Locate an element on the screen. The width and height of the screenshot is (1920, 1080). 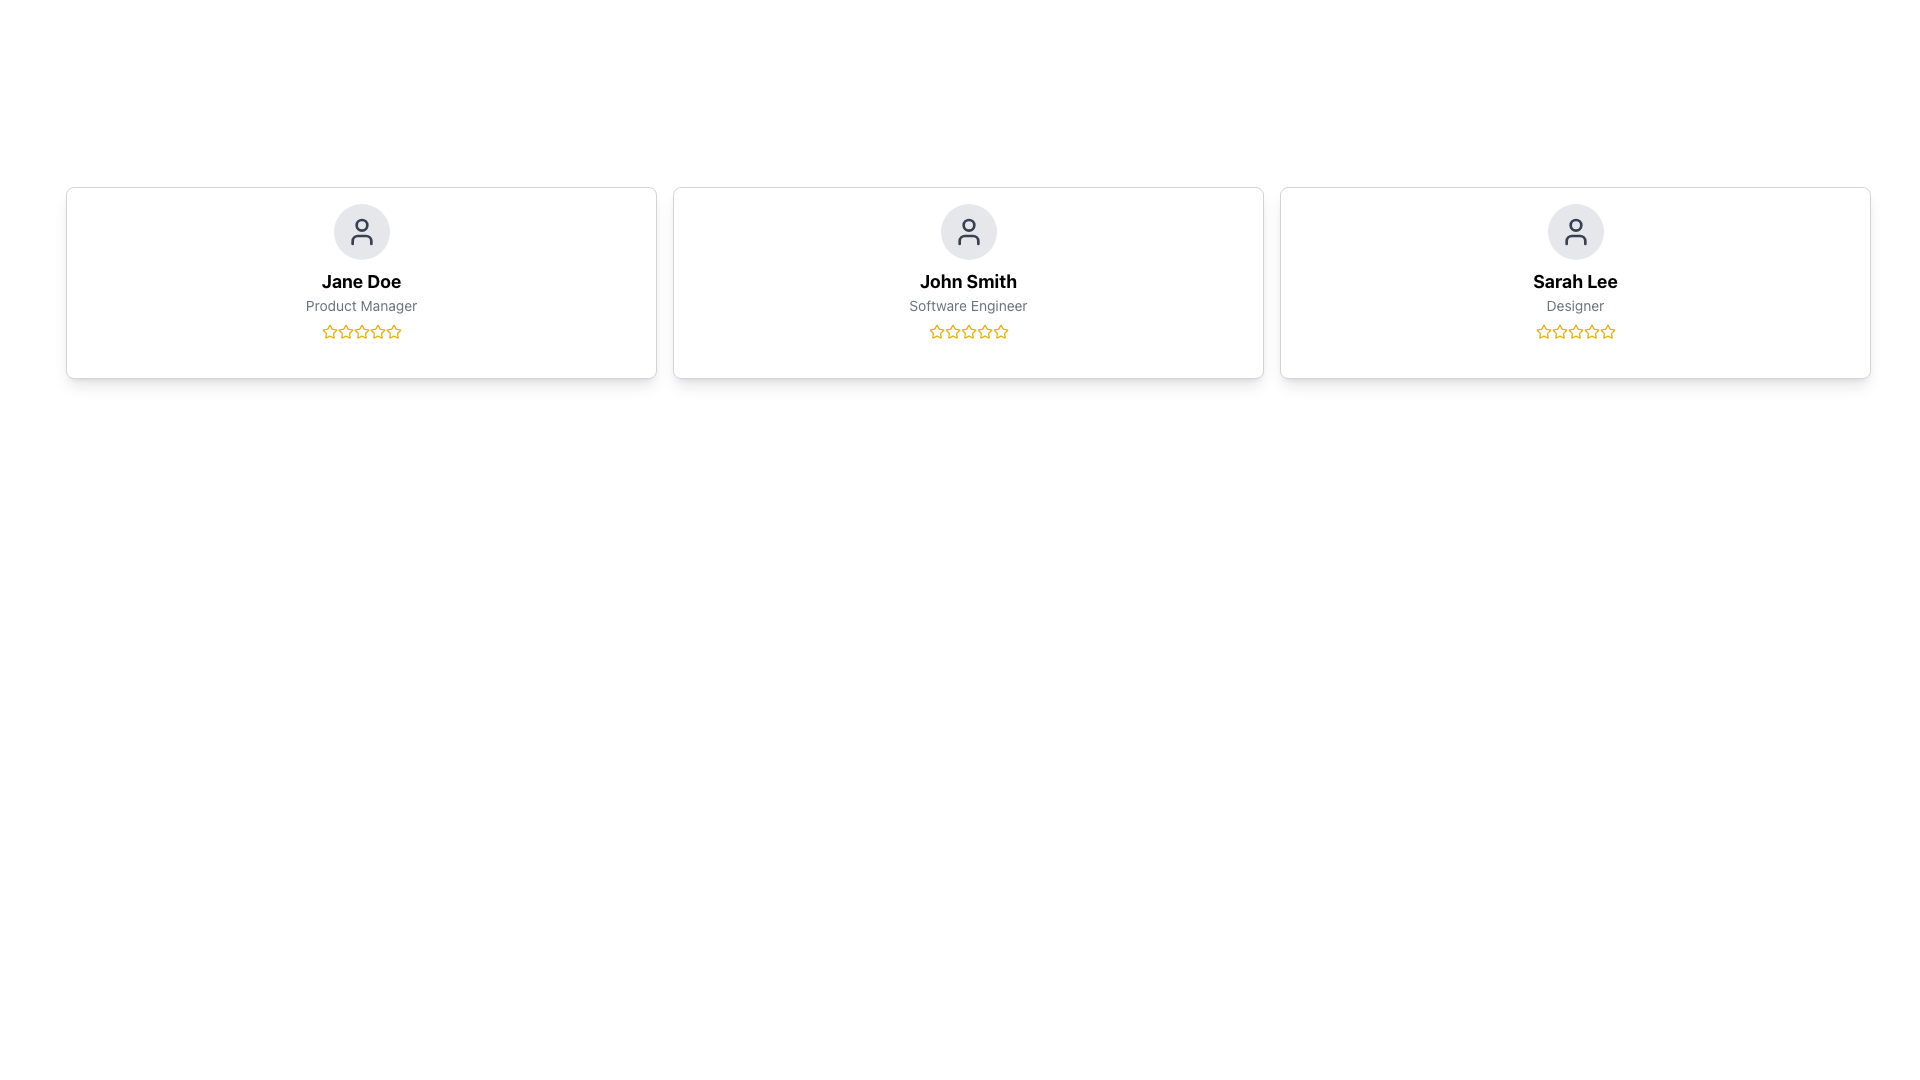
keyboard navigation is located at coordinates (393, 330).